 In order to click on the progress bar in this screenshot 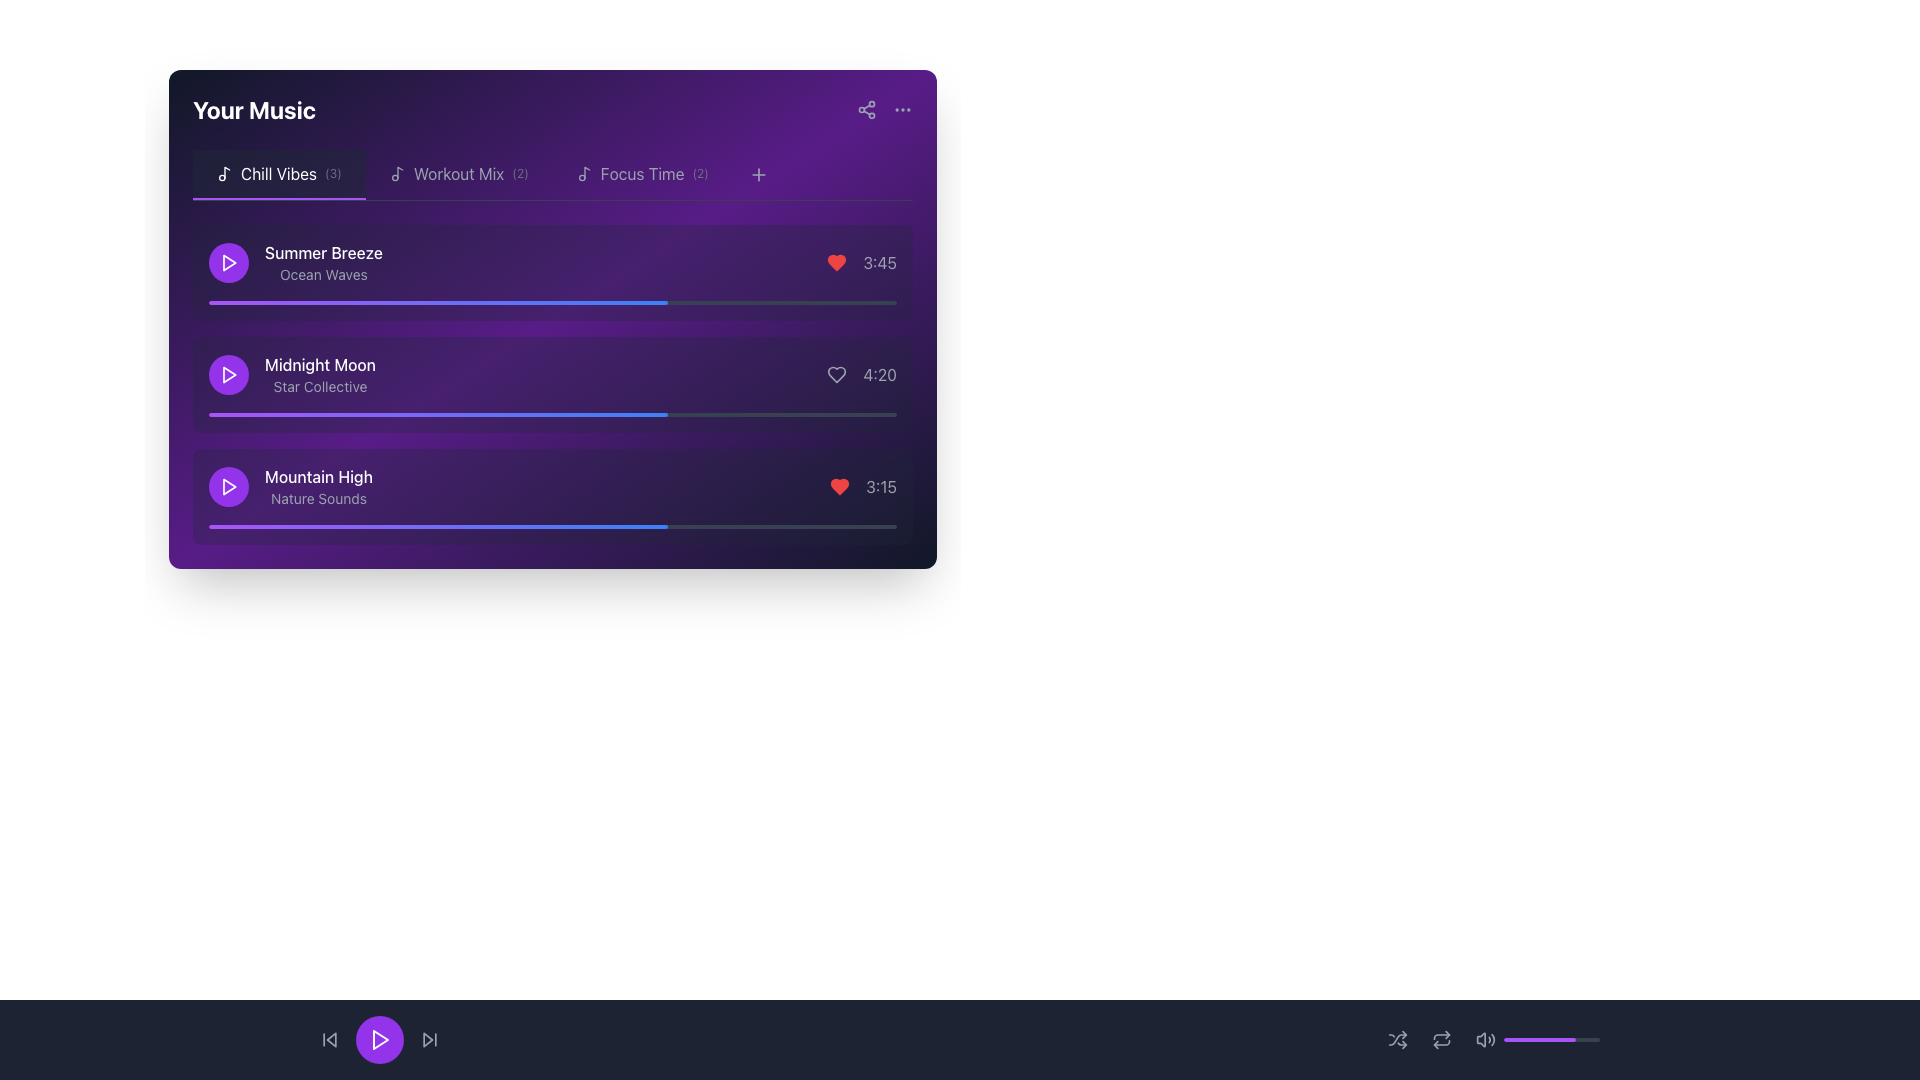, I will do `click(669, 414)`.